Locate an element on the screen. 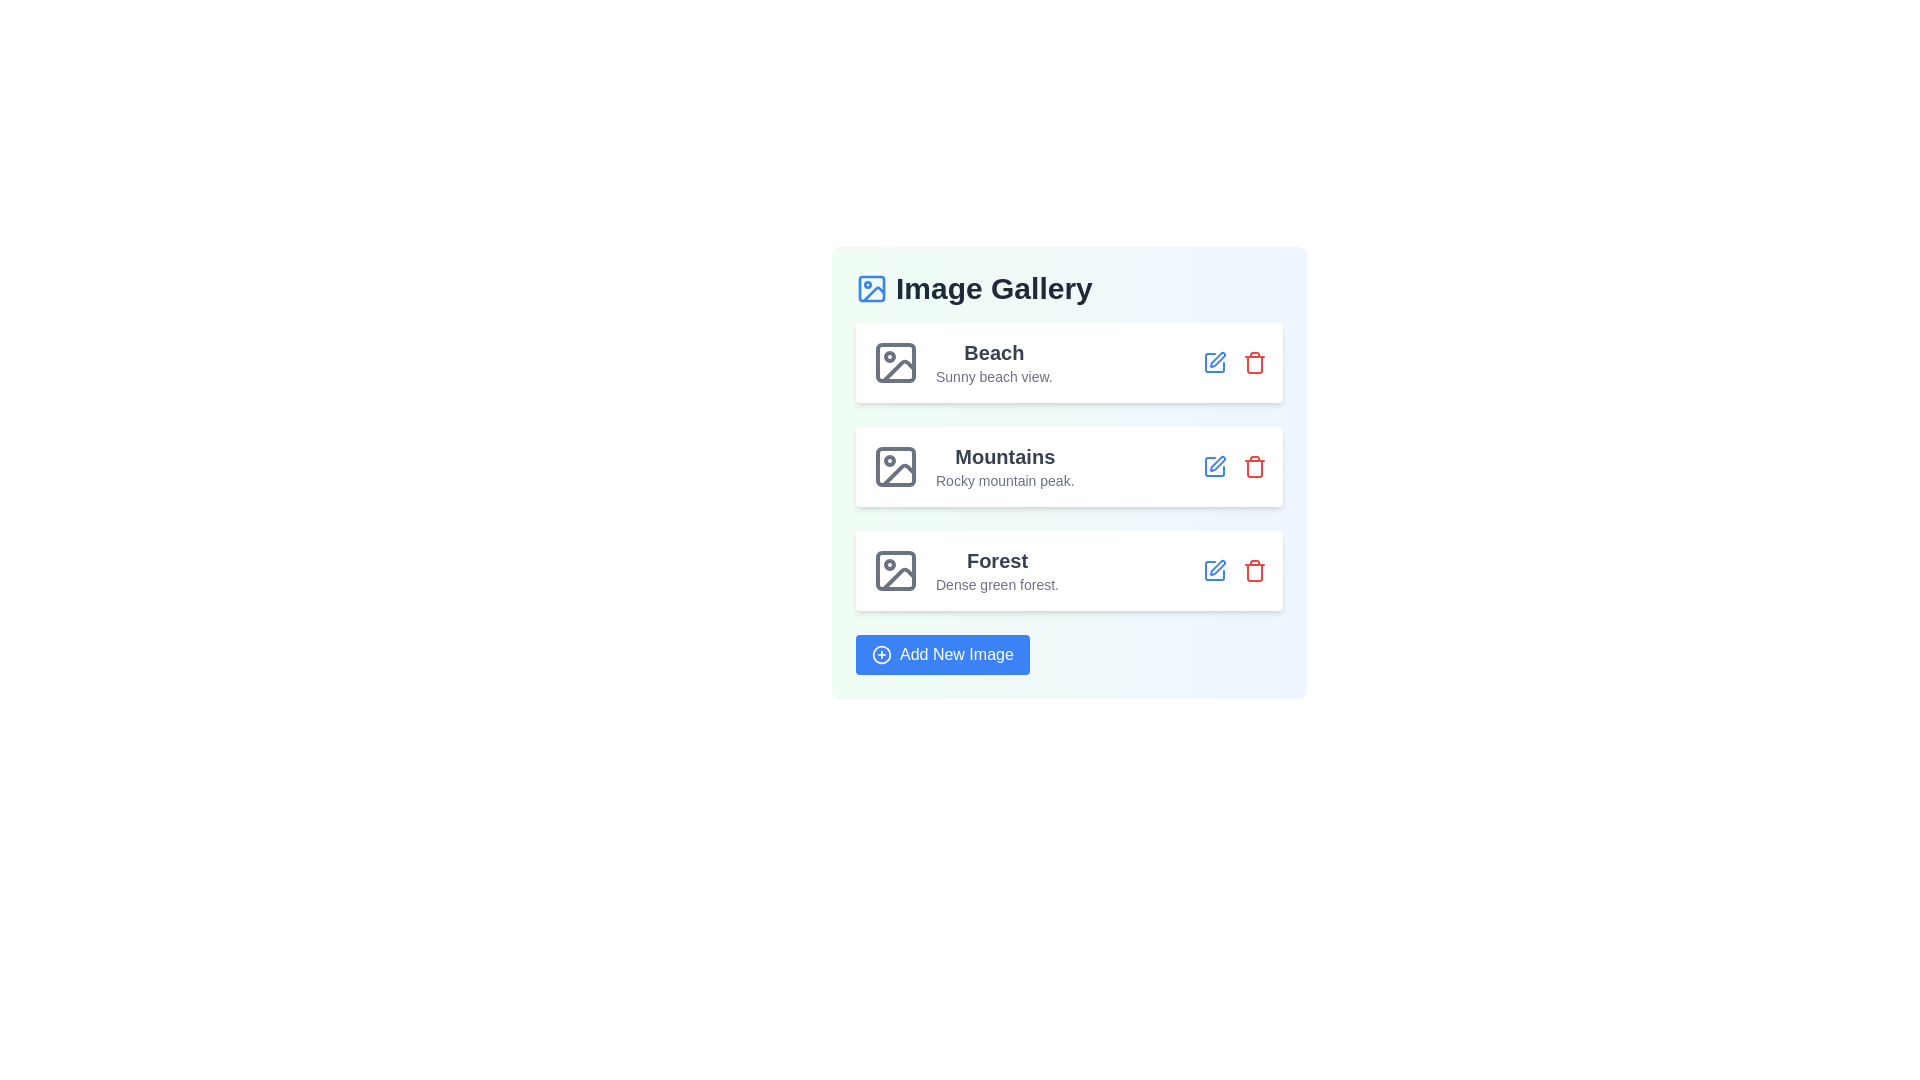 The height and width of the screenshot is (1080, 1920). edit button for the image titled 'Mountains' is located at coordinates (1213, 466).